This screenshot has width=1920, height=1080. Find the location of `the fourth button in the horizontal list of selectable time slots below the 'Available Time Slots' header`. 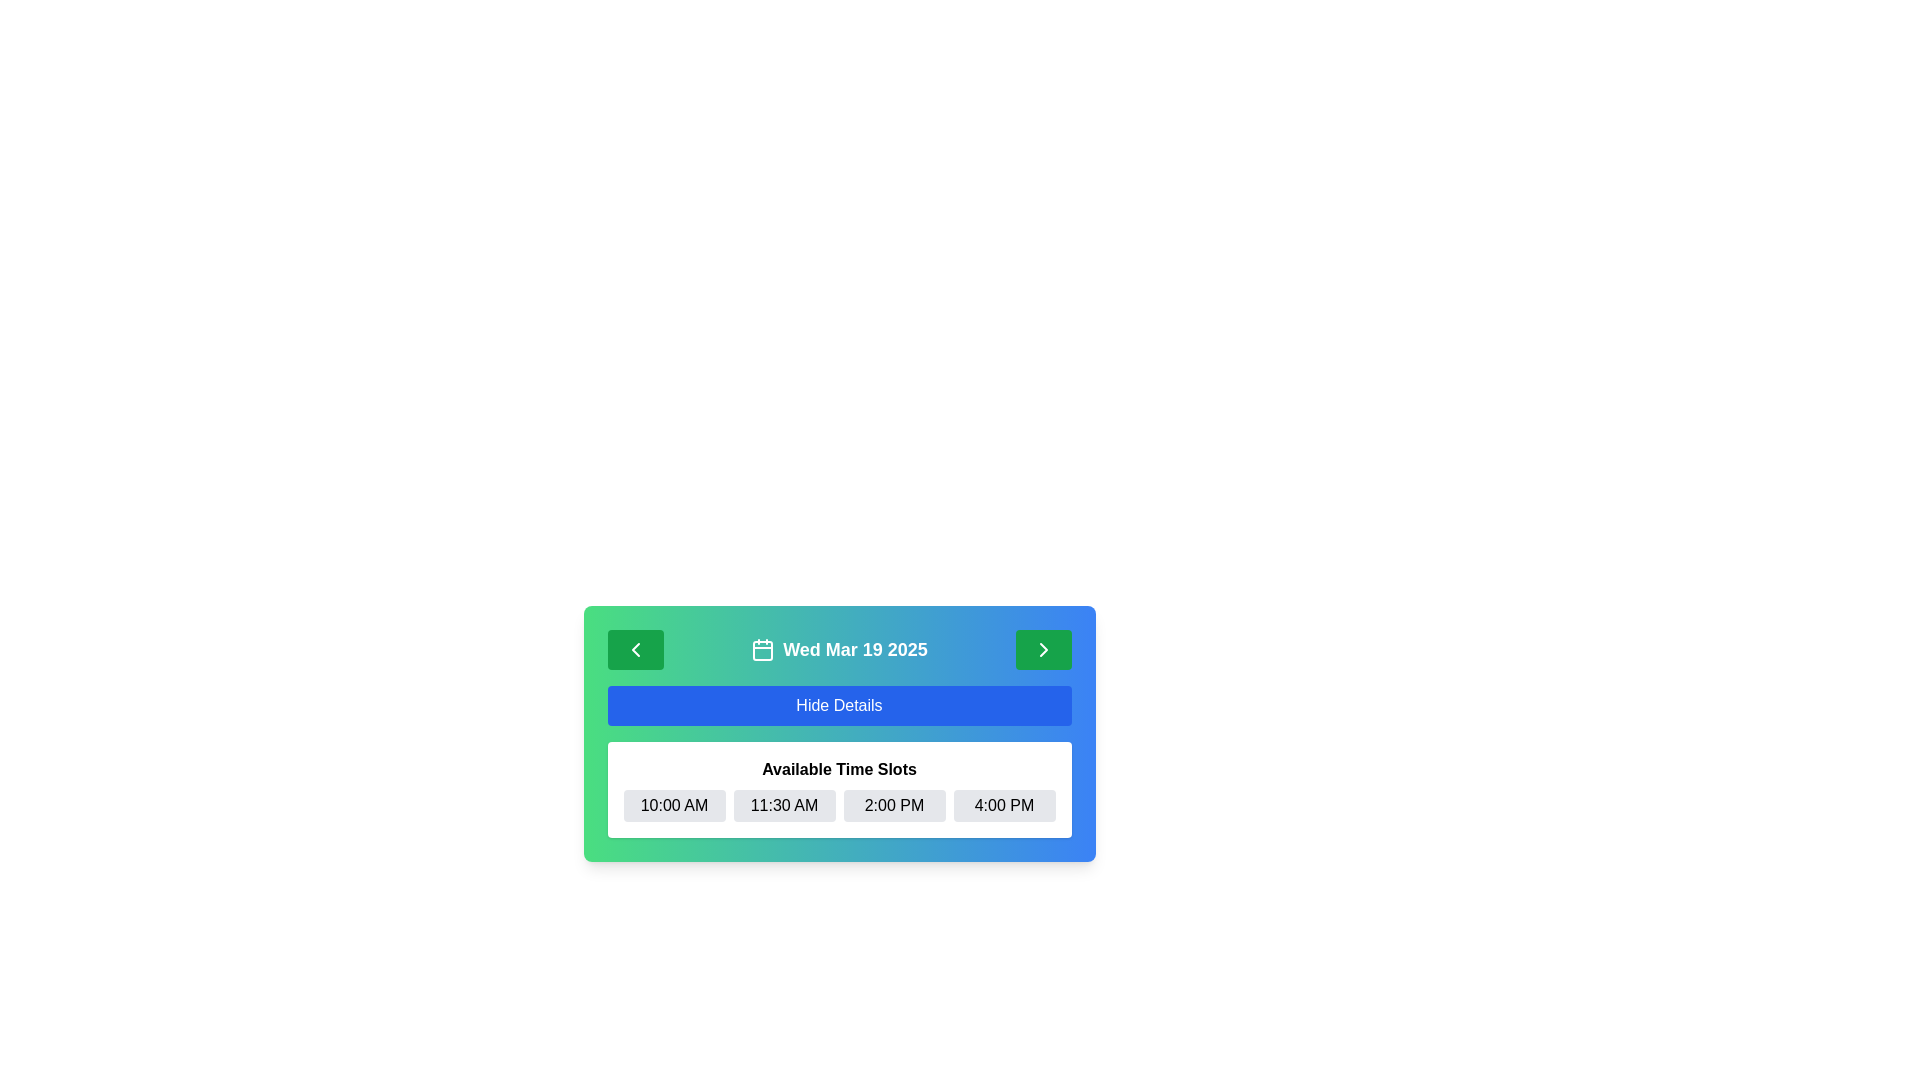

the fourth button in the horizontal list of selectable time slots below the 'Available Time Slots' header is located at coordinates (1004, 805).